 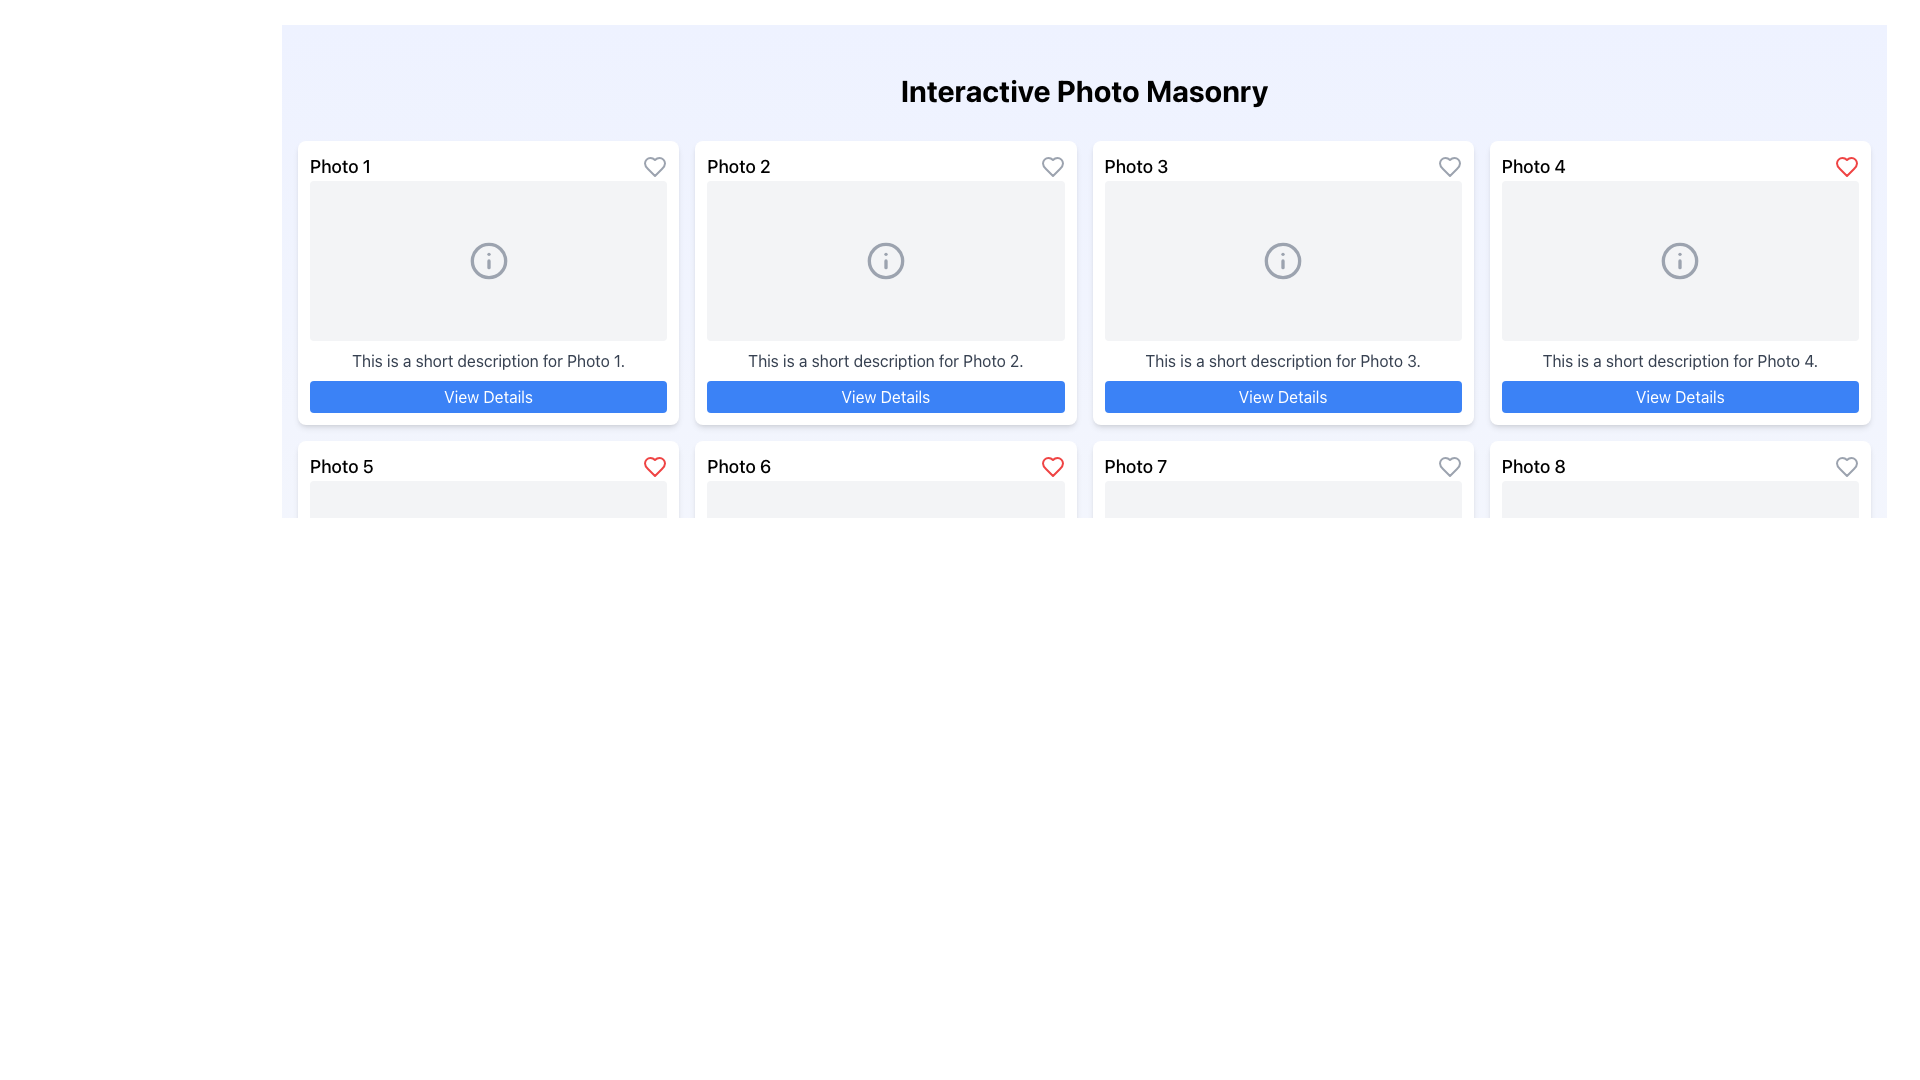 I want to click on the text label that reads 'This is a short description for Photo 1.' which is styled in light gray and located centrally beneath the image area of Photo 1, so click(x=488, y=361).